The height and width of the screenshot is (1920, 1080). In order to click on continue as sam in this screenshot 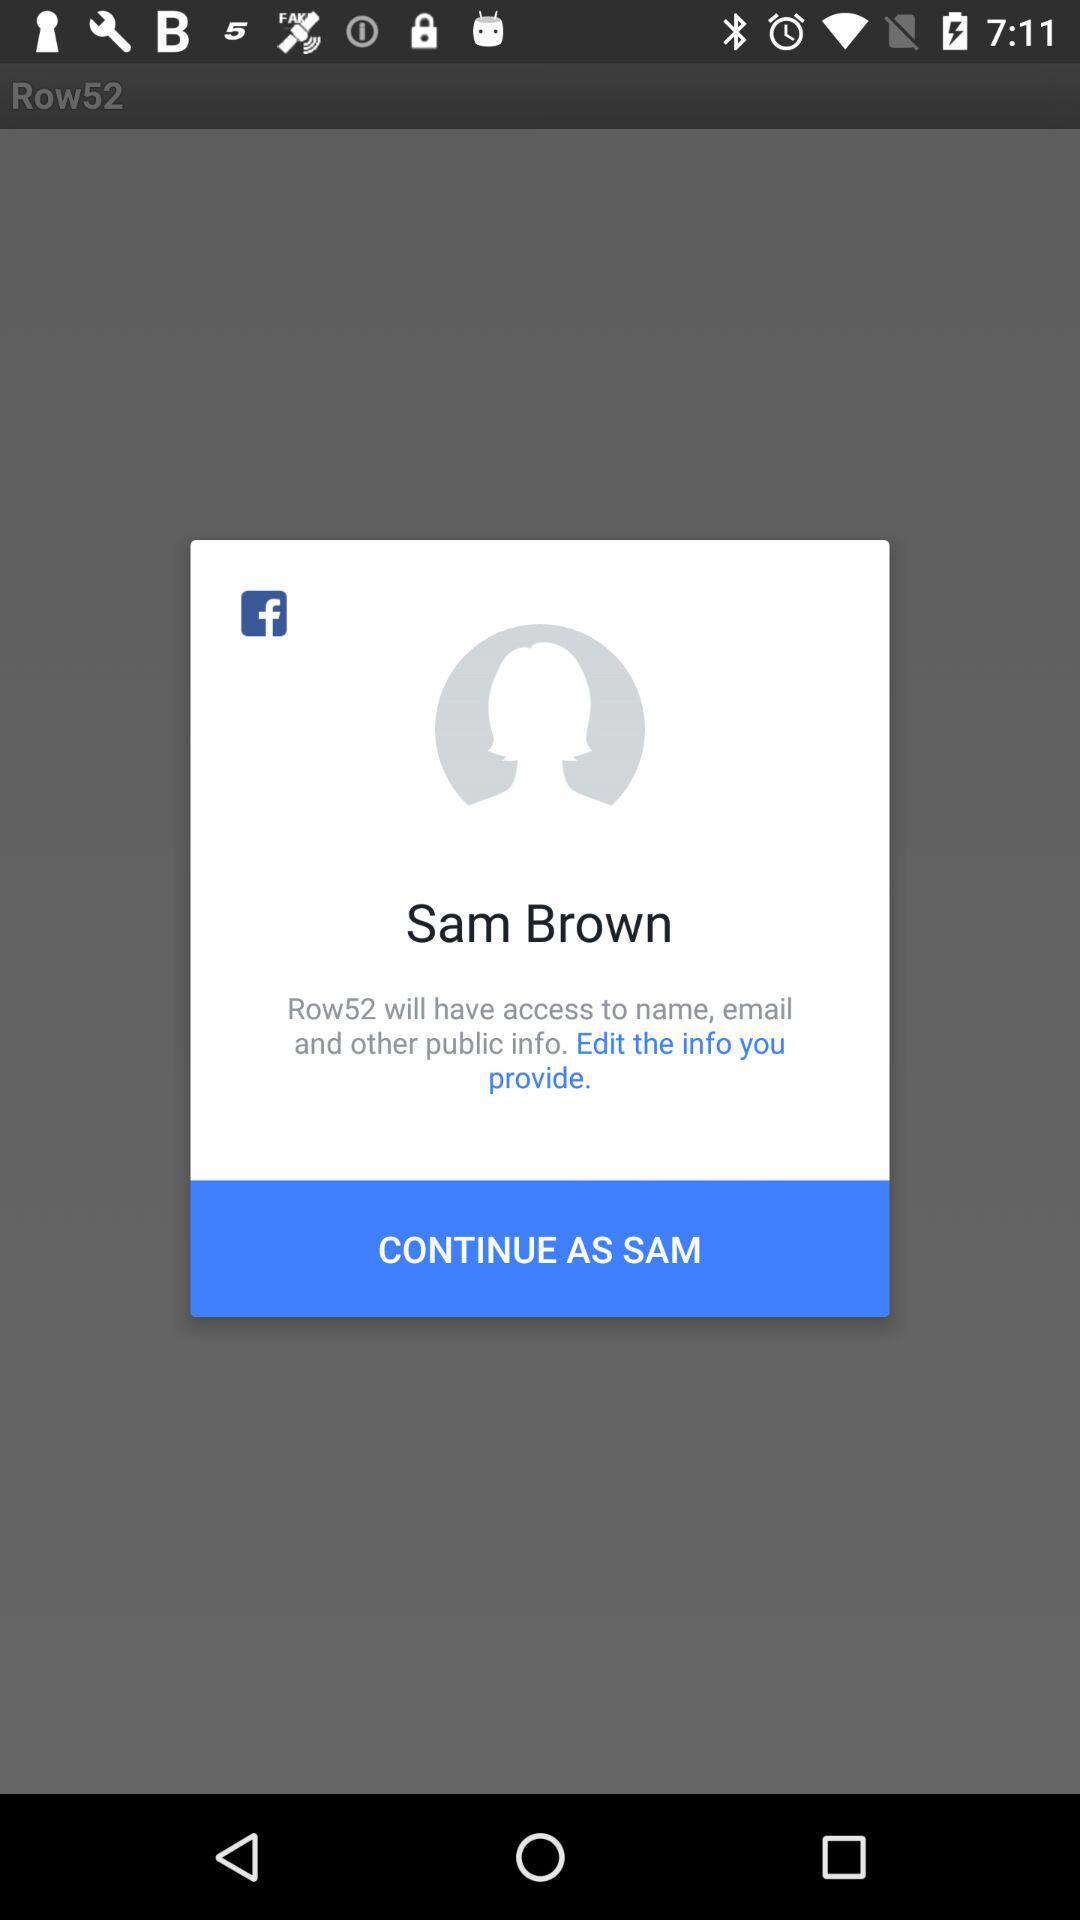, I will do `click(540, 1247)`.